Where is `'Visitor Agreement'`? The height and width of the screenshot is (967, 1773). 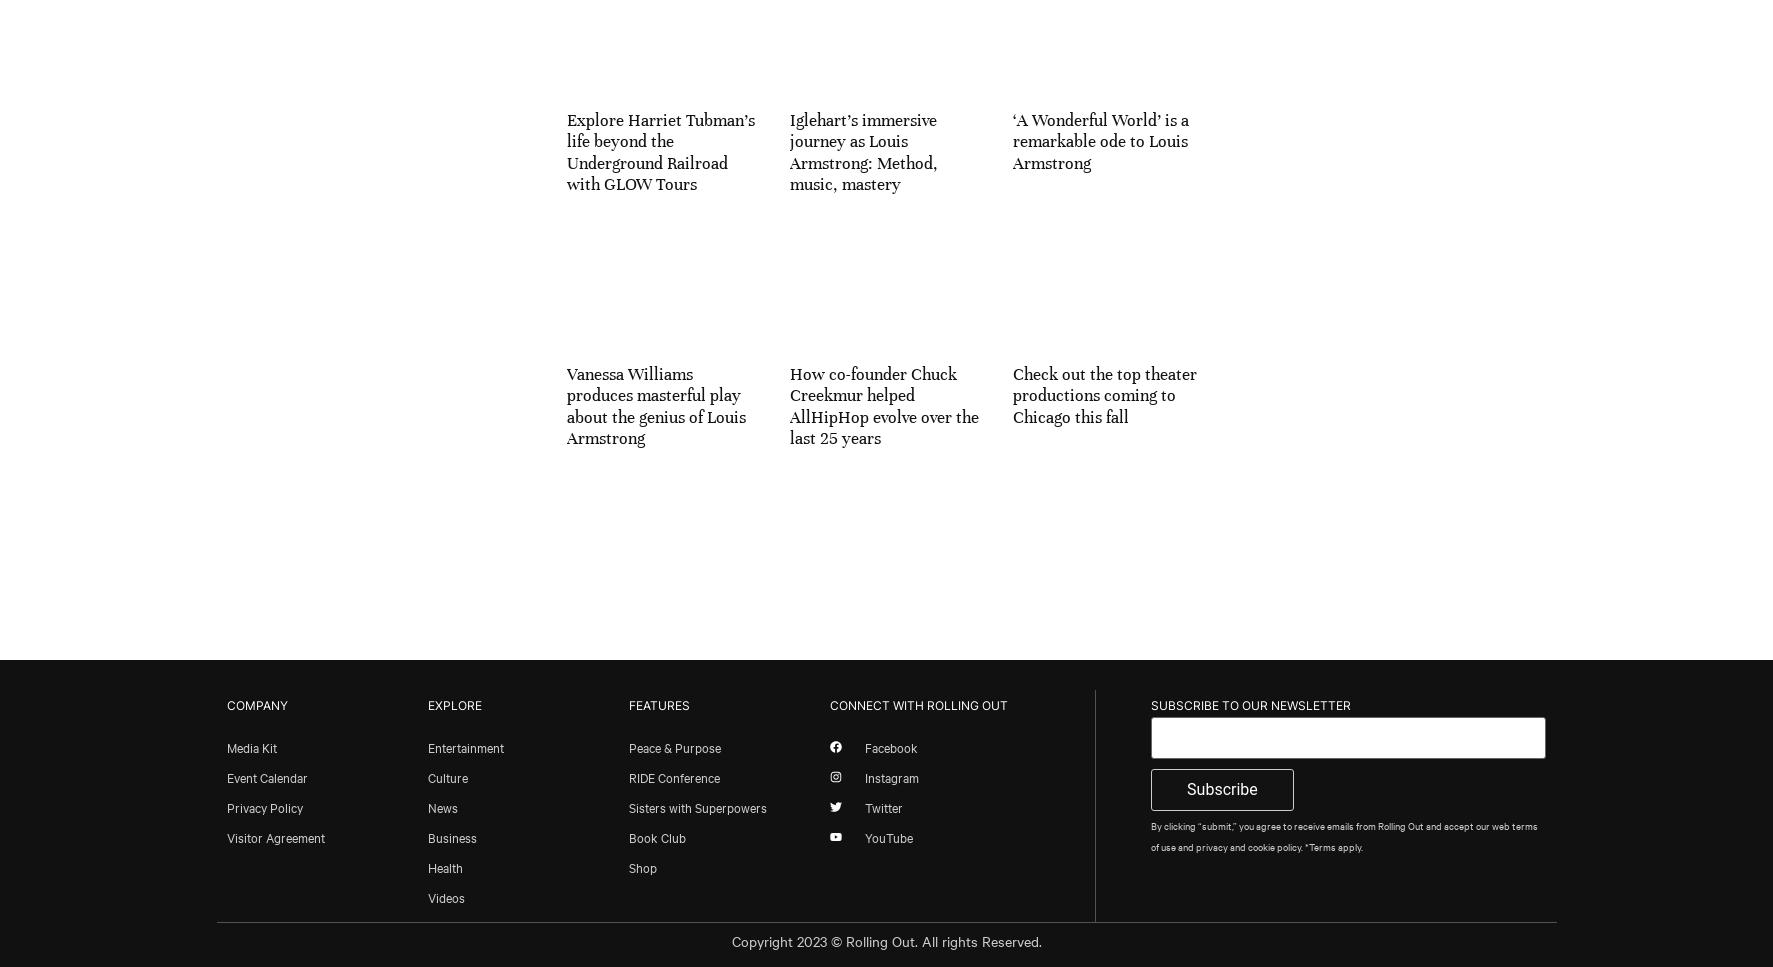 'Visitor Agreement' is located at coordinates (273, 835).